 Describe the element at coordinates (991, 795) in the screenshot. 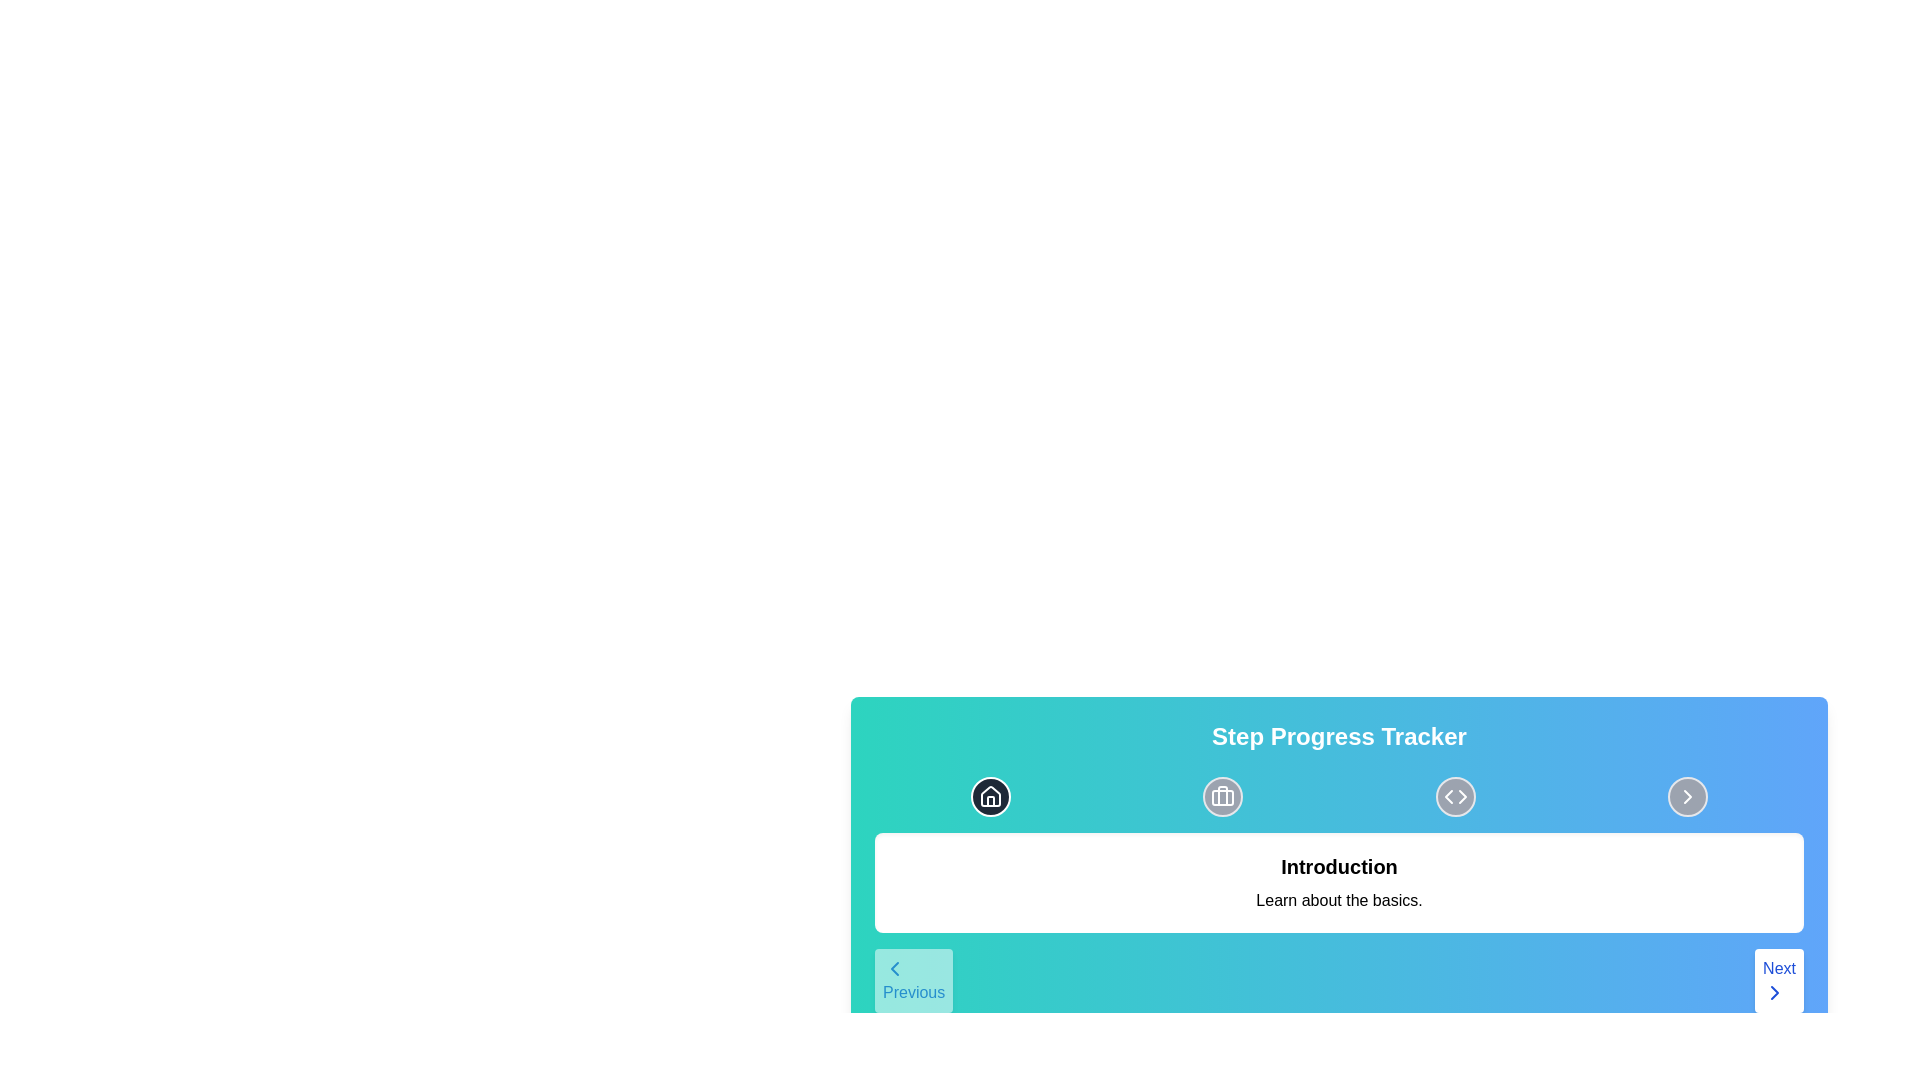

I see `the house-like SVG icon in the toolbar` at that location.